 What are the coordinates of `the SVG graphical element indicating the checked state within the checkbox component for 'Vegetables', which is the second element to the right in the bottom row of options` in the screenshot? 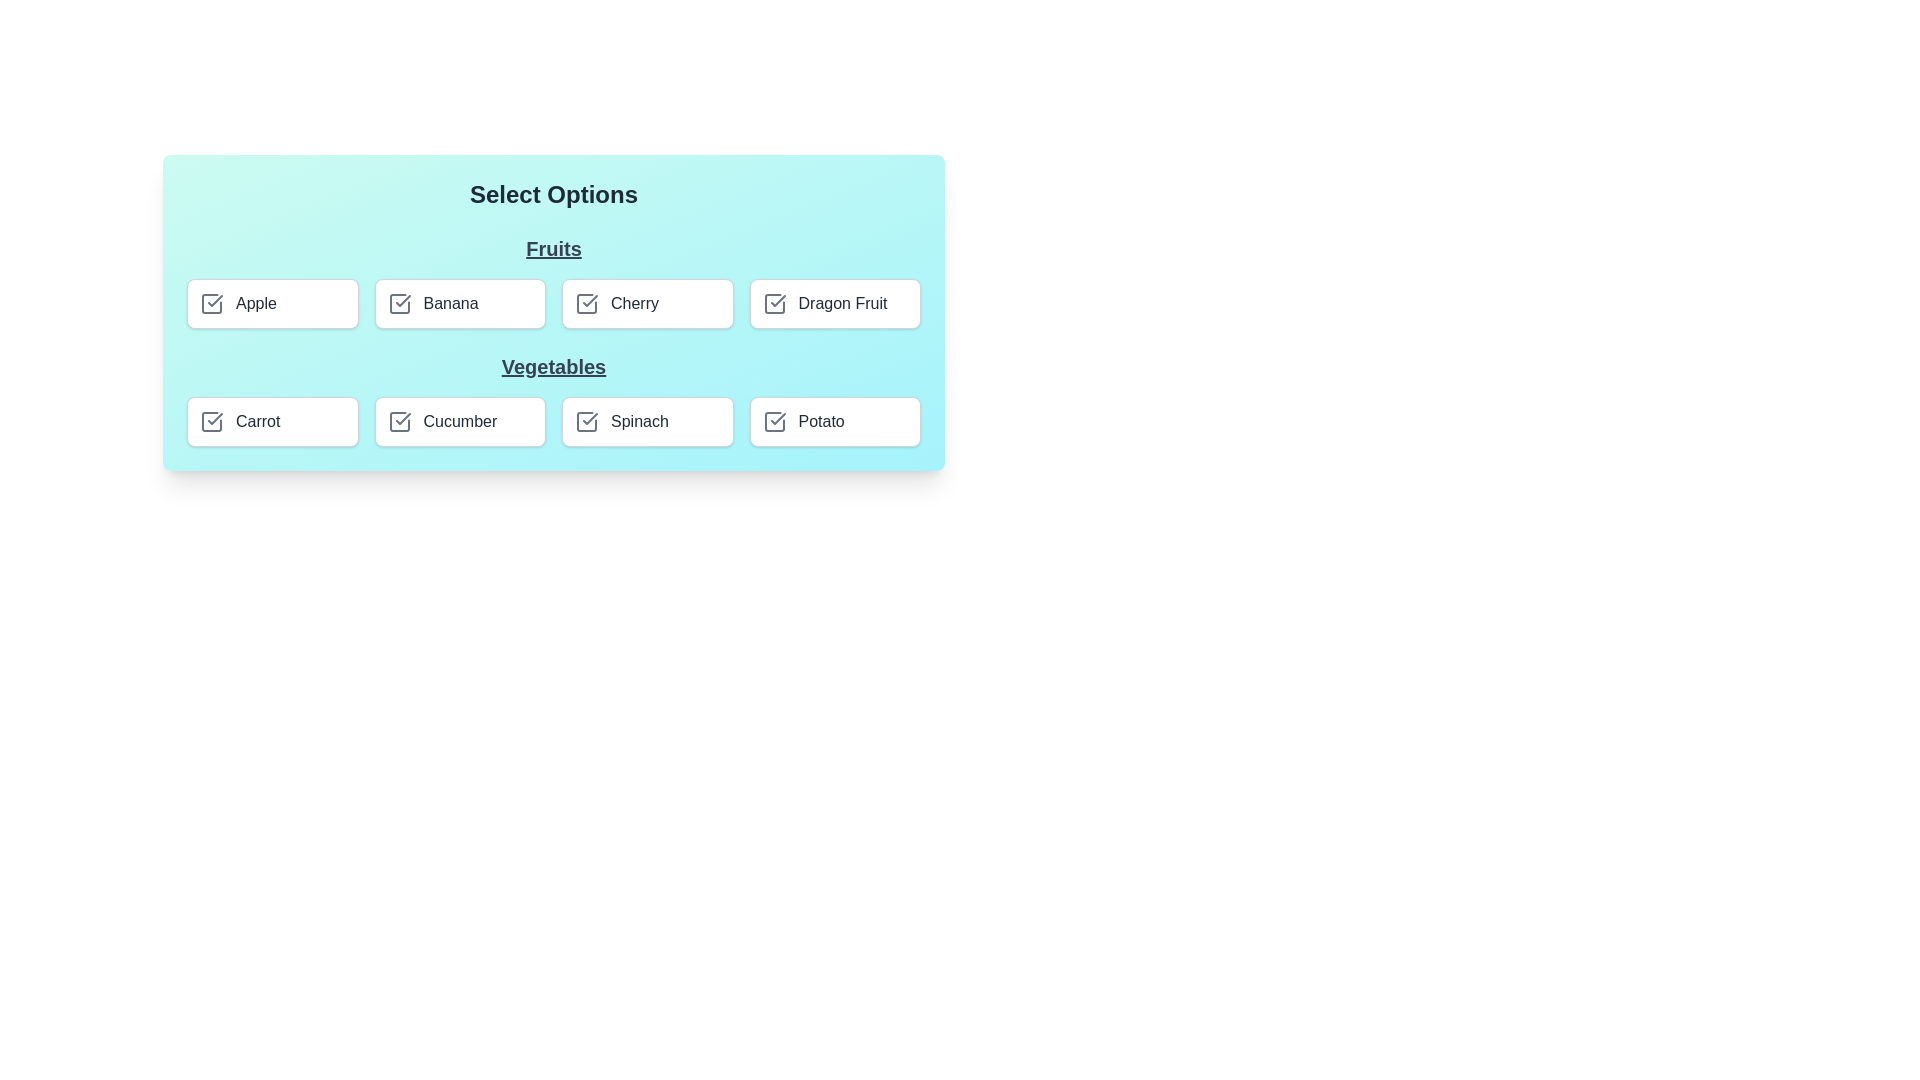 It's located at (776, 418).